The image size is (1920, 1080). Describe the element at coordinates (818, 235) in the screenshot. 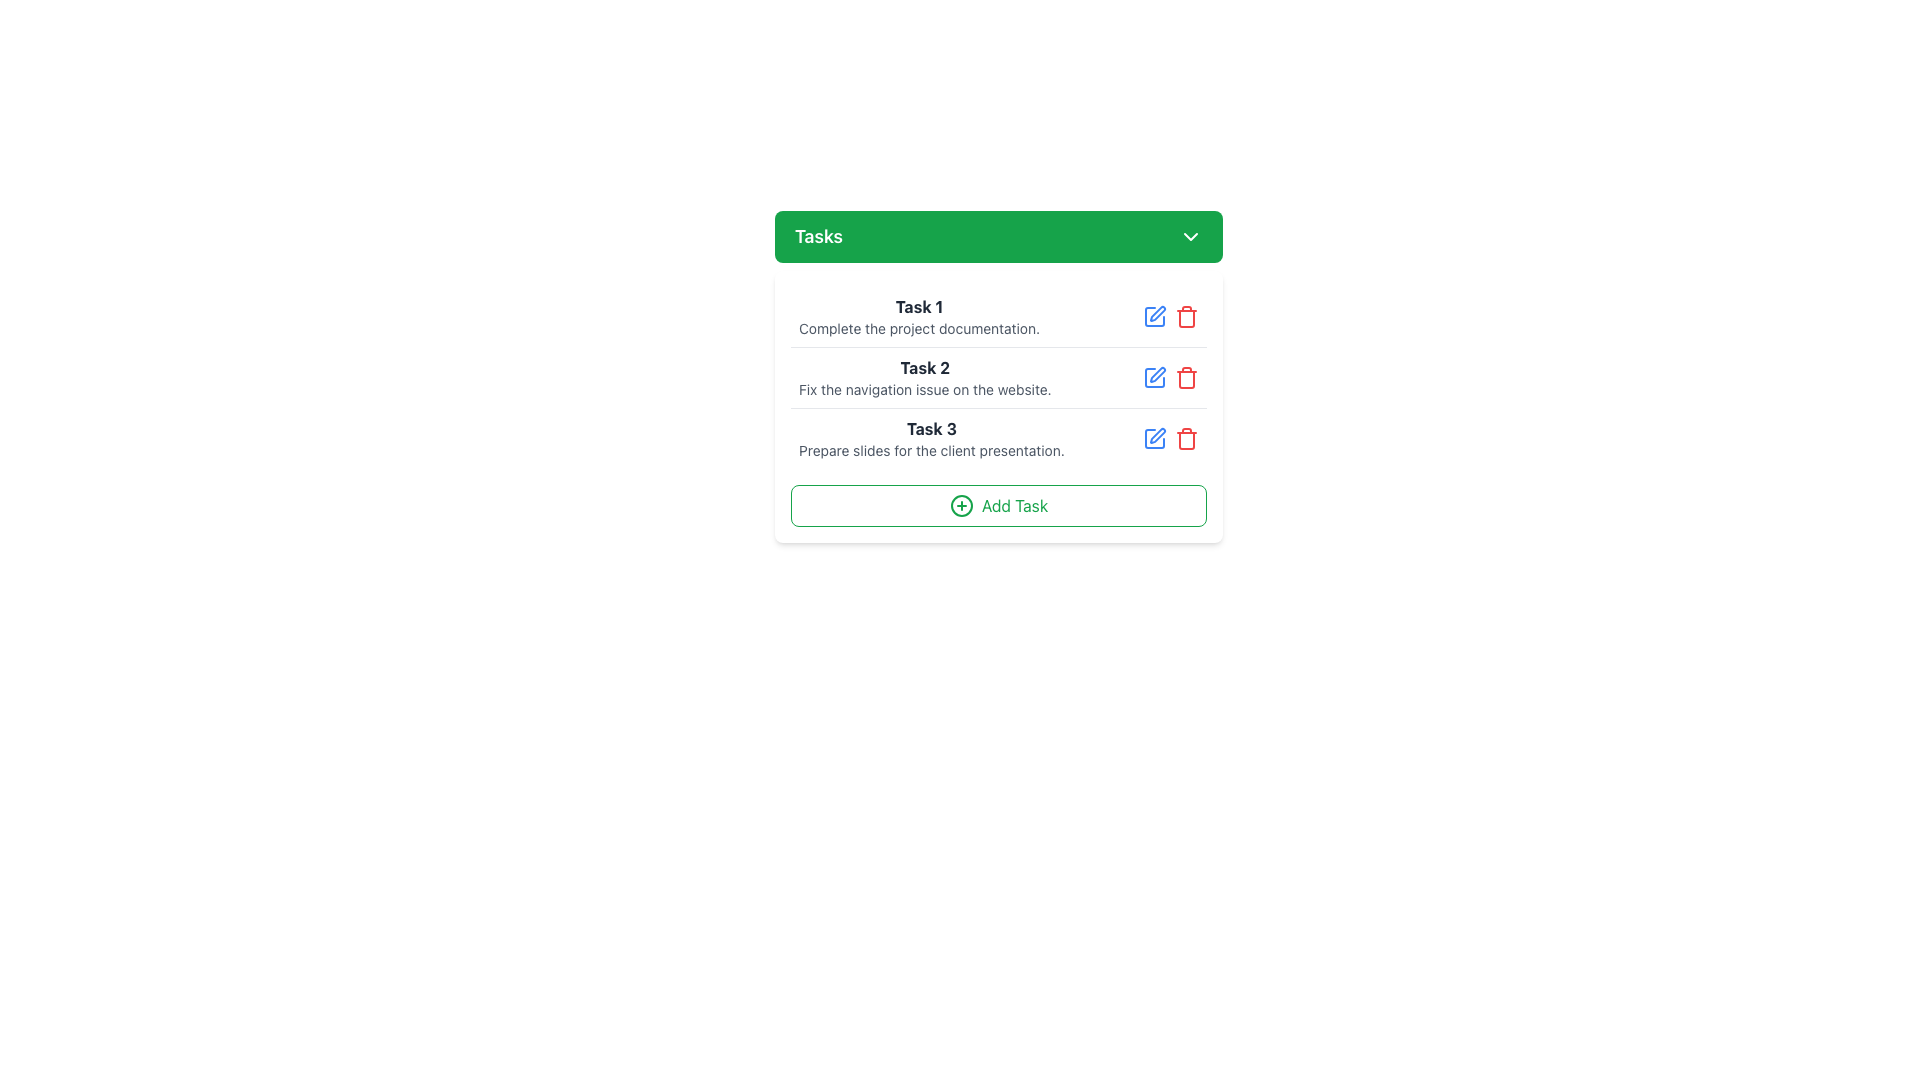

I see `text content of the 'Tasks' label located in the green header bar at the top of the card-like layout` at that location.